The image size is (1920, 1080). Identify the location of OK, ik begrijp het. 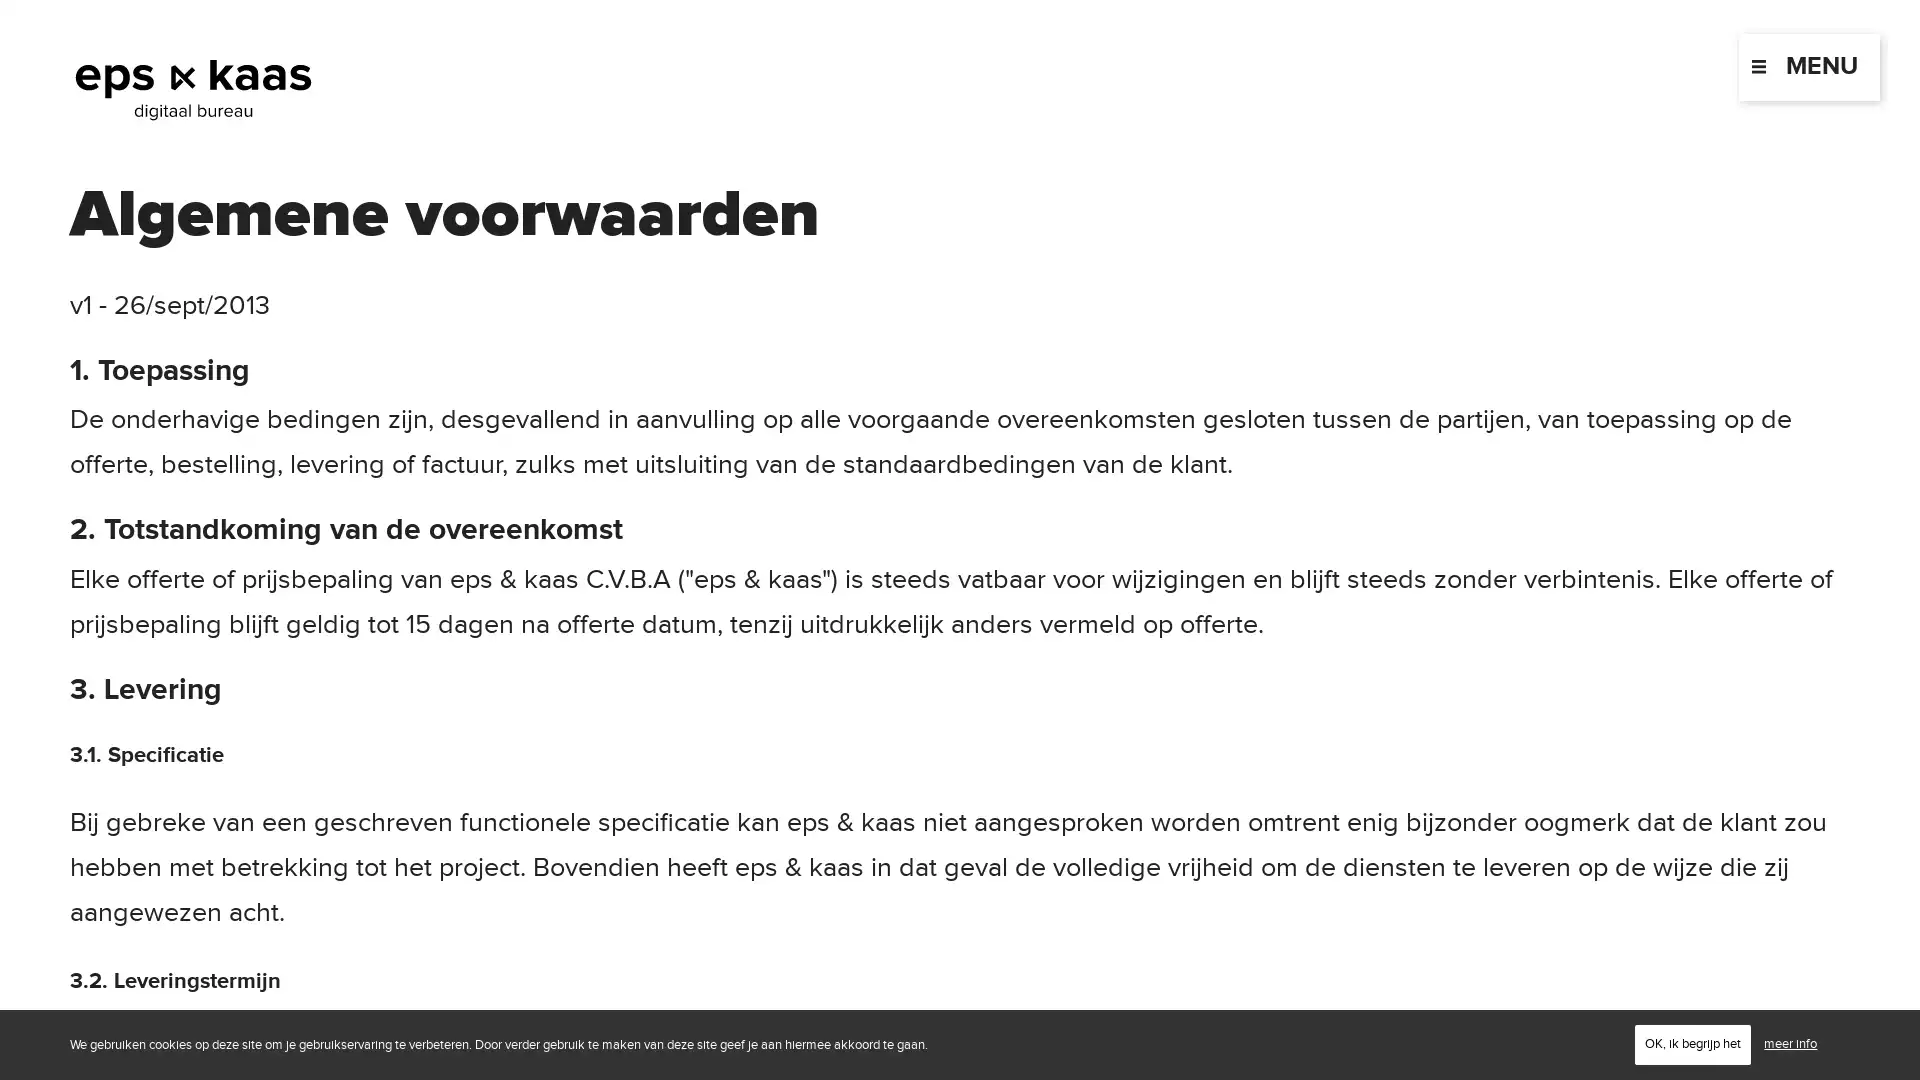
(1692, 1043).